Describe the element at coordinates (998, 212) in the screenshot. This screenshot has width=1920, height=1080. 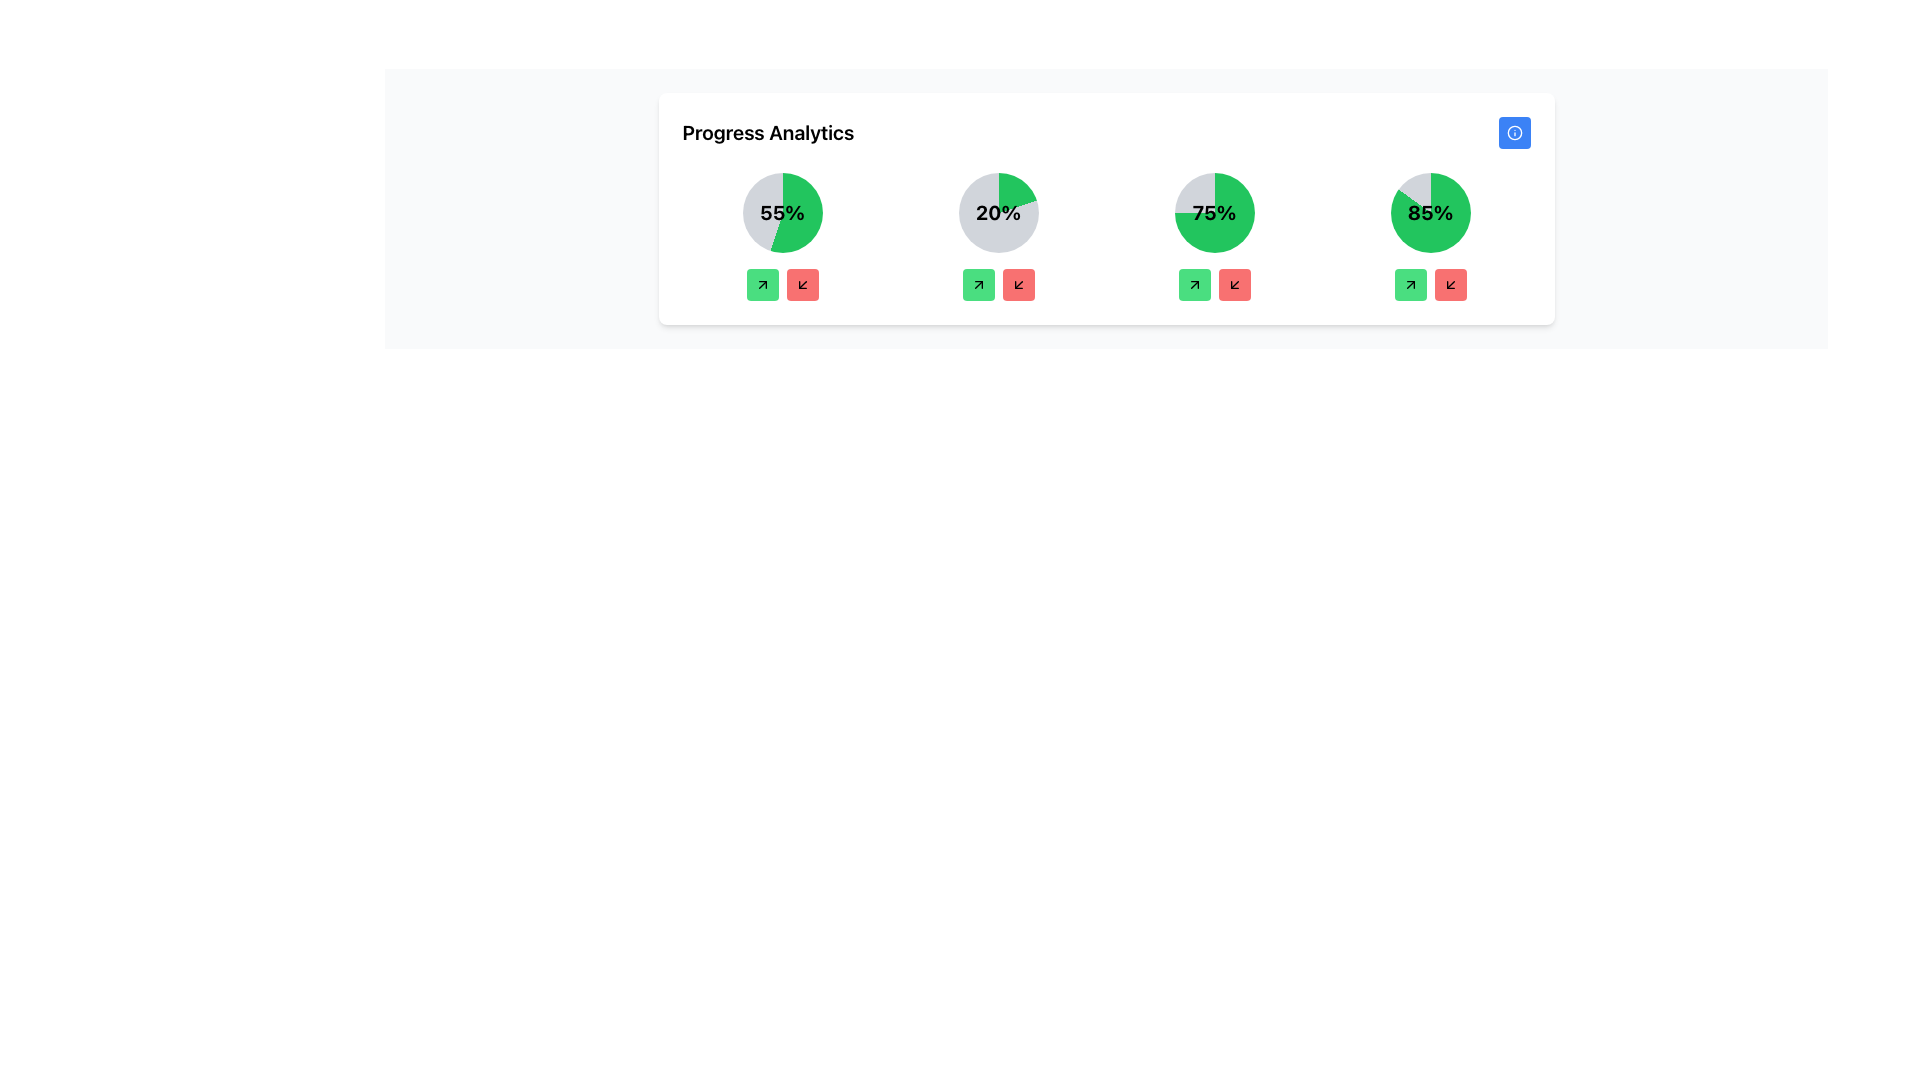
I see `the circular progress indicator displaying '20%' in a bold font, styled with a green and grey conic gradient, positioned as the second progress circle from the left in the analytics section` at that location.